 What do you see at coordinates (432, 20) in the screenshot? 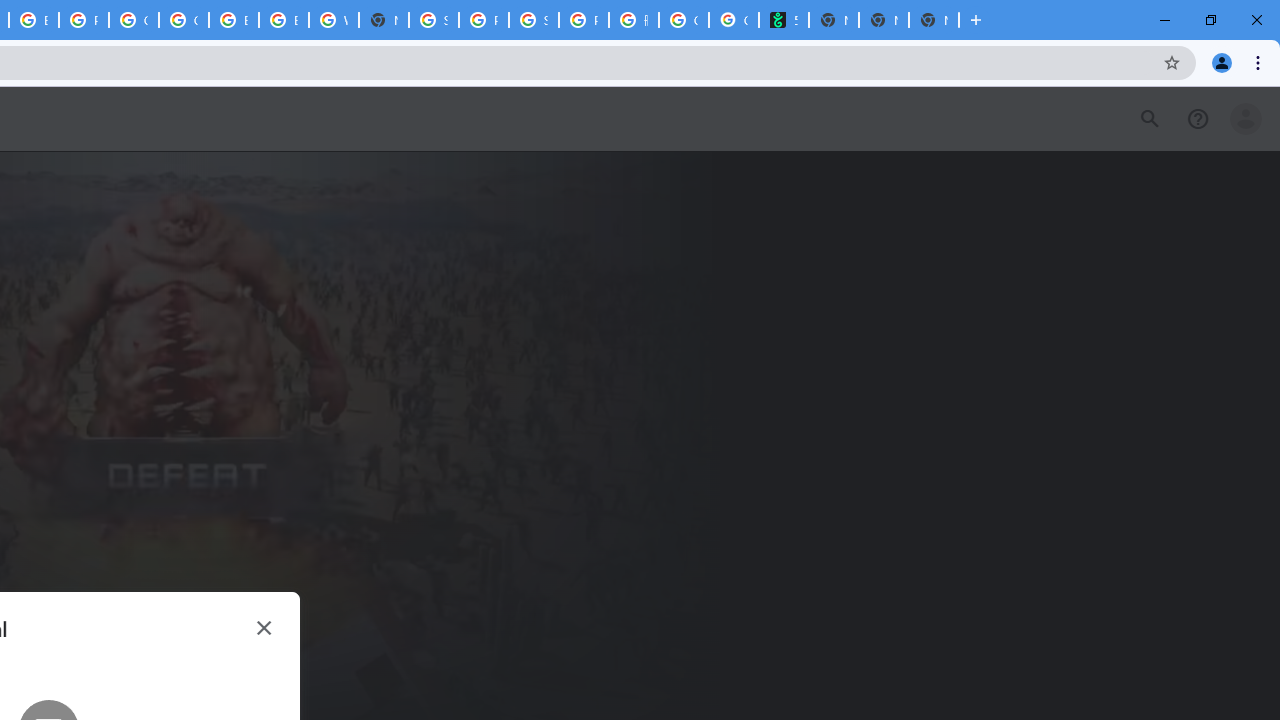
I see `'Sign in - Google Accounts'` at bounding box center [432, 20].